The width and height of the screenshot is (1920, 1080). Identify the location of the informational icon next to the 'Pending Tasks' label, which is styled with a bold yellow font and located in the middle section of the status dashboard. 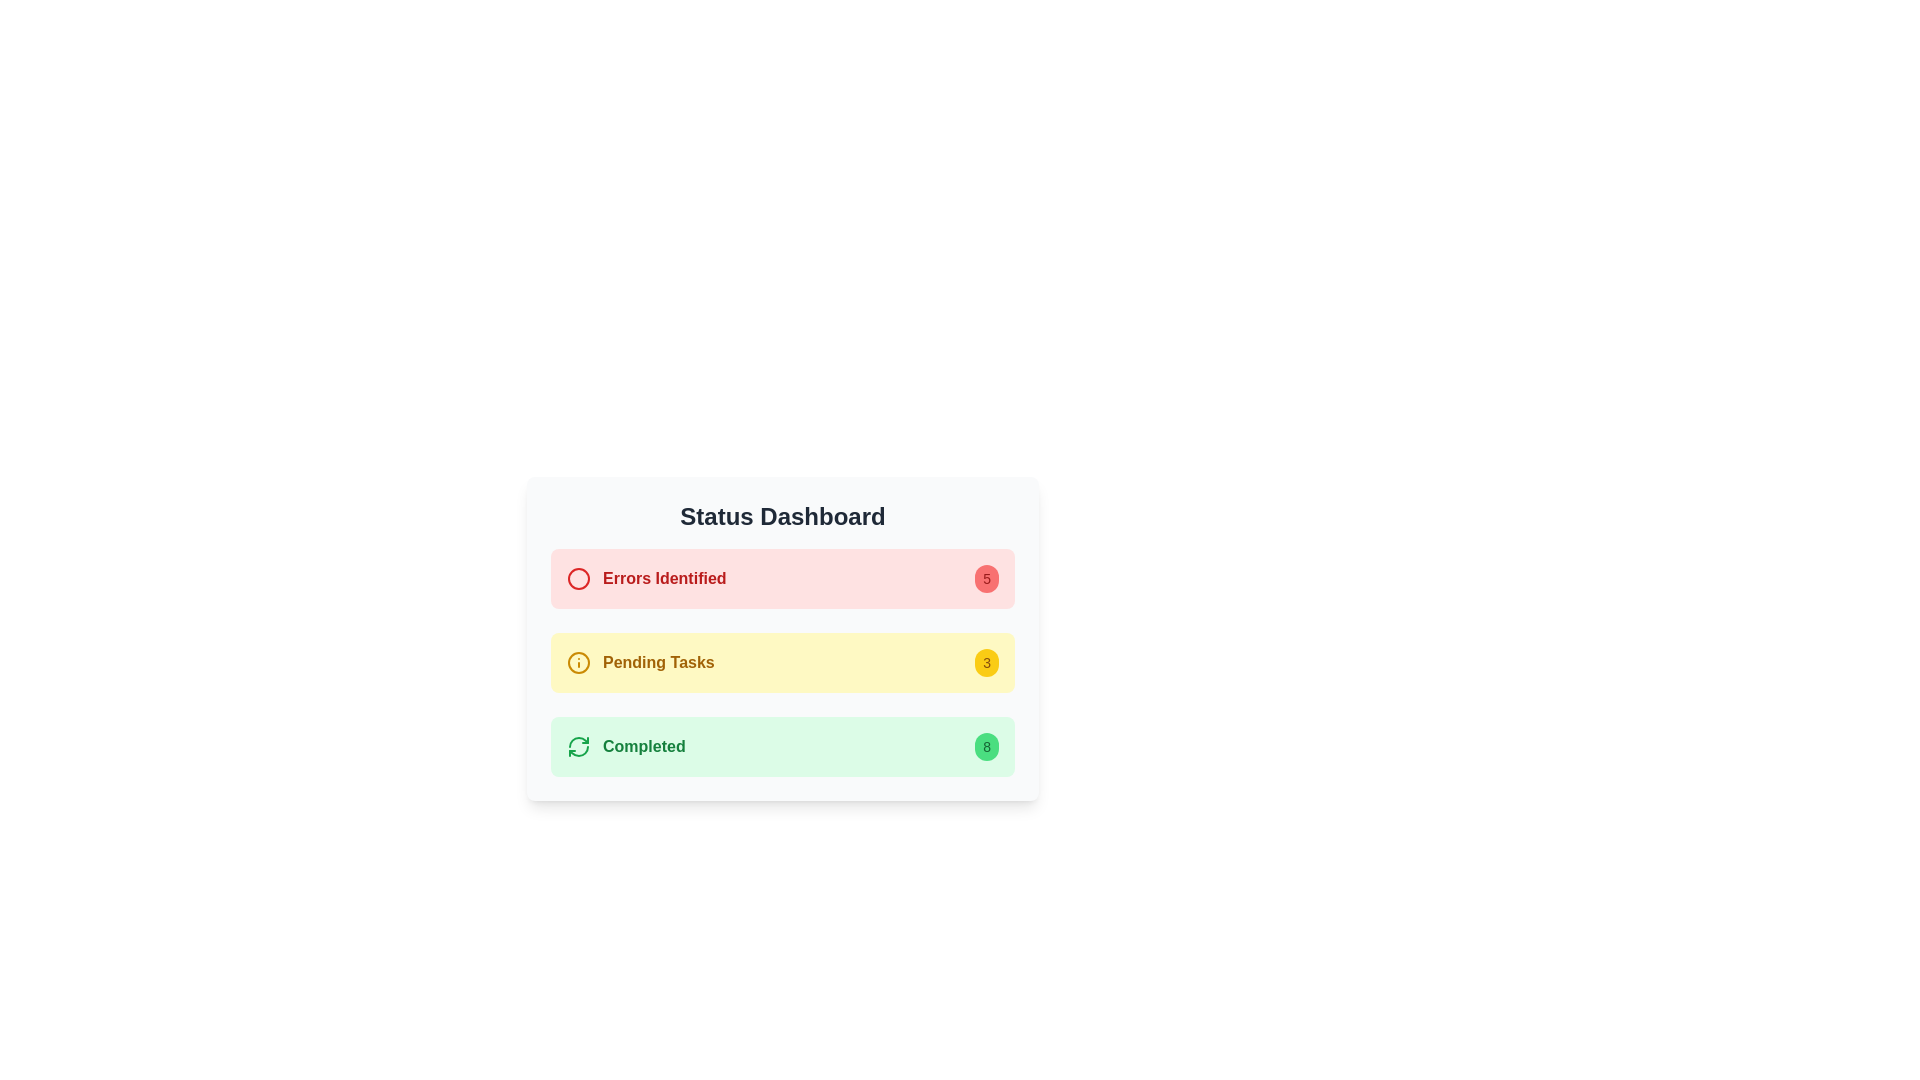
(640, 663).